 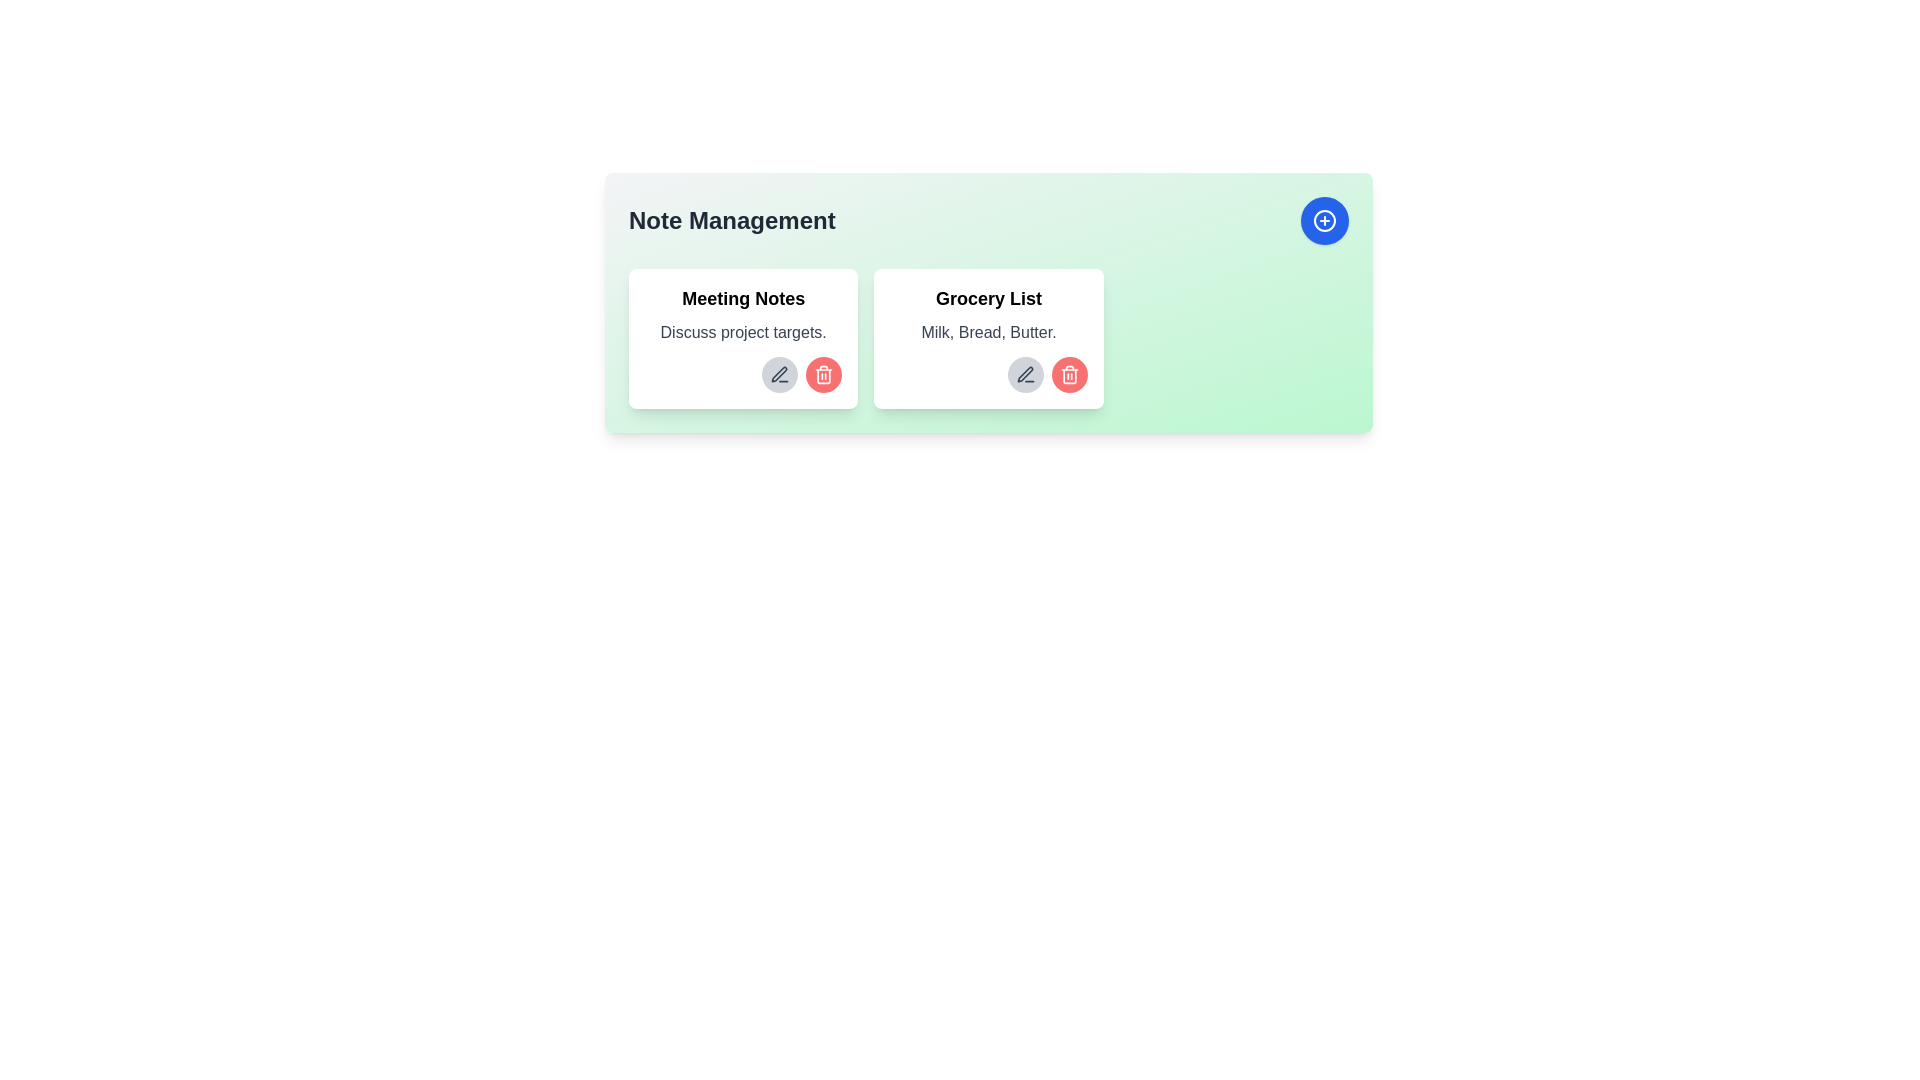 What do you see at coordinates (1324, 220) in the screenshot?
I see `the circular icon button with a blue background and a white outline, featuring a white '+' symbol, located in the top-right corner of the green panel labeled 'Note Management'` at bounding box center [1324, 220].